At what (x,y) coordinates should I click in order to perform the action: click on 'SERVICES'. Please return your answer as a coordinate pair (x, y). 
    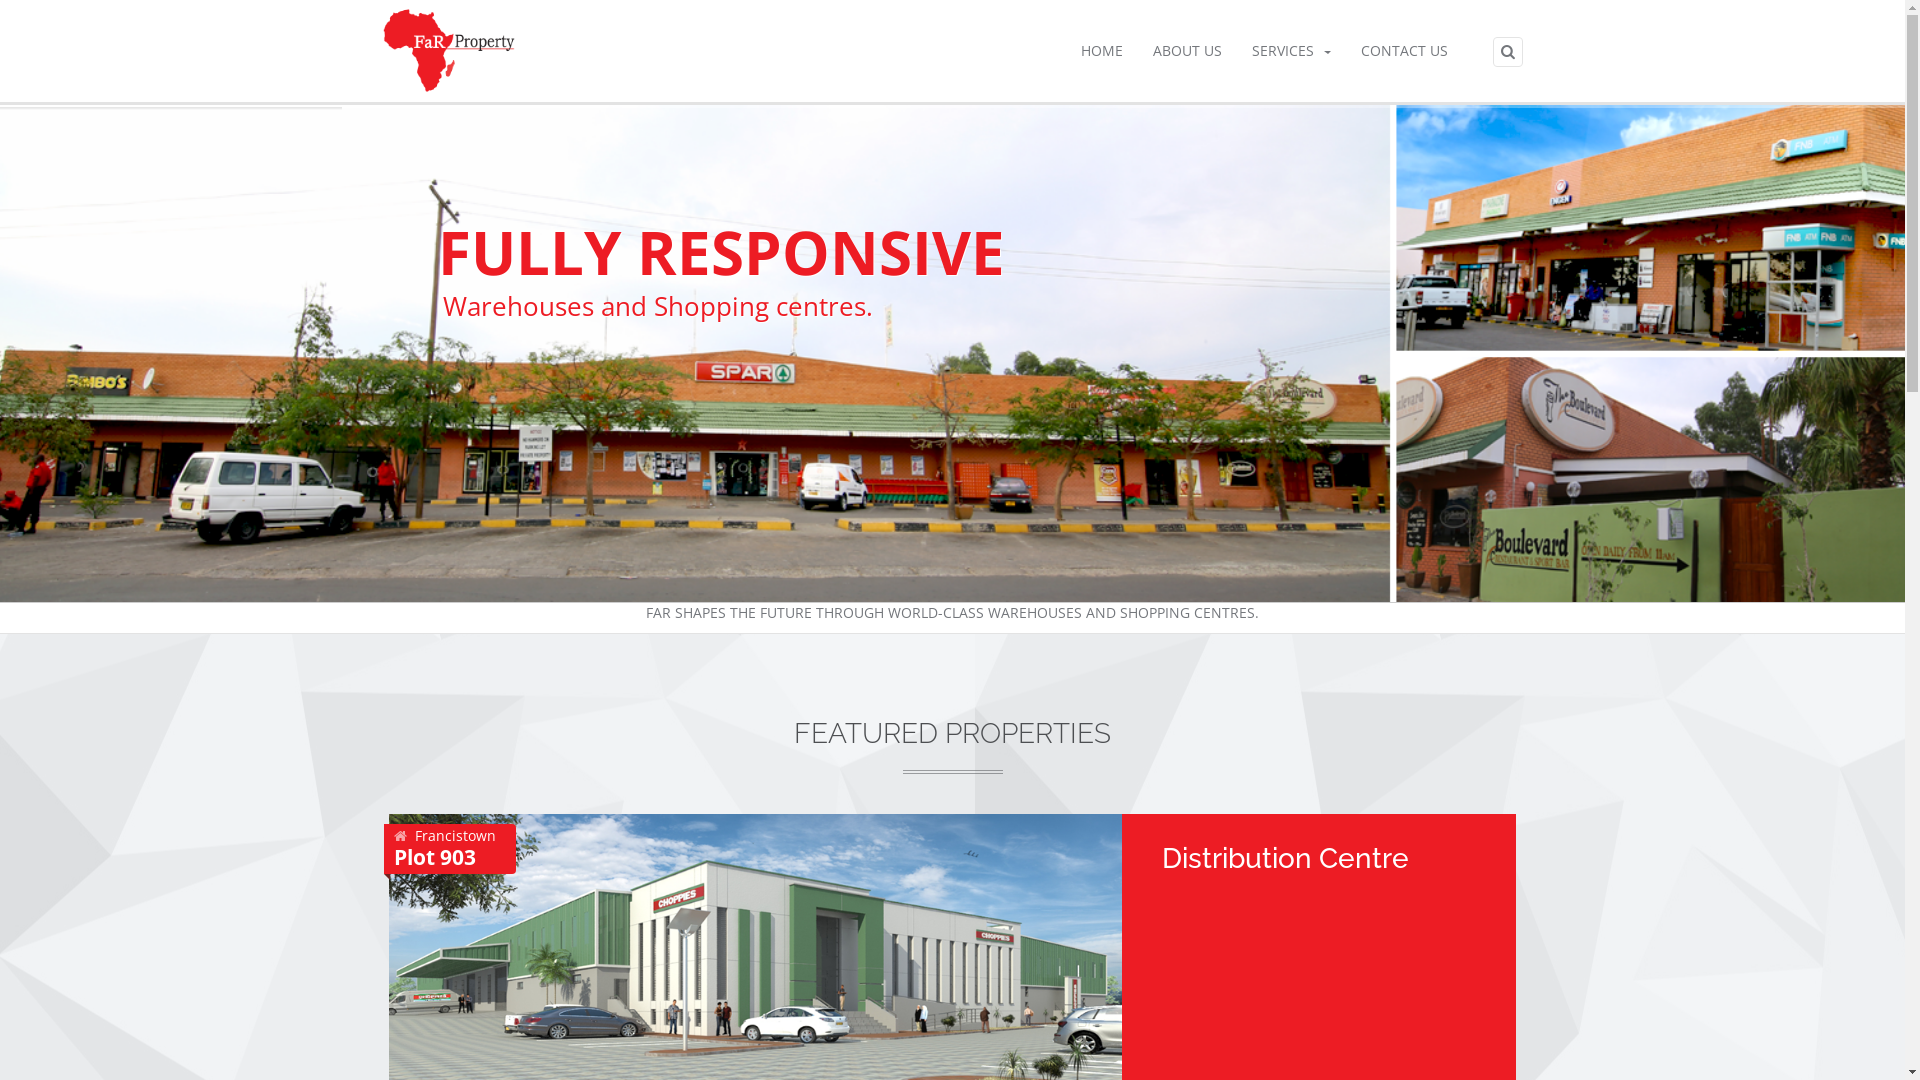
    Looking at the image, I should click on (1290, 49).